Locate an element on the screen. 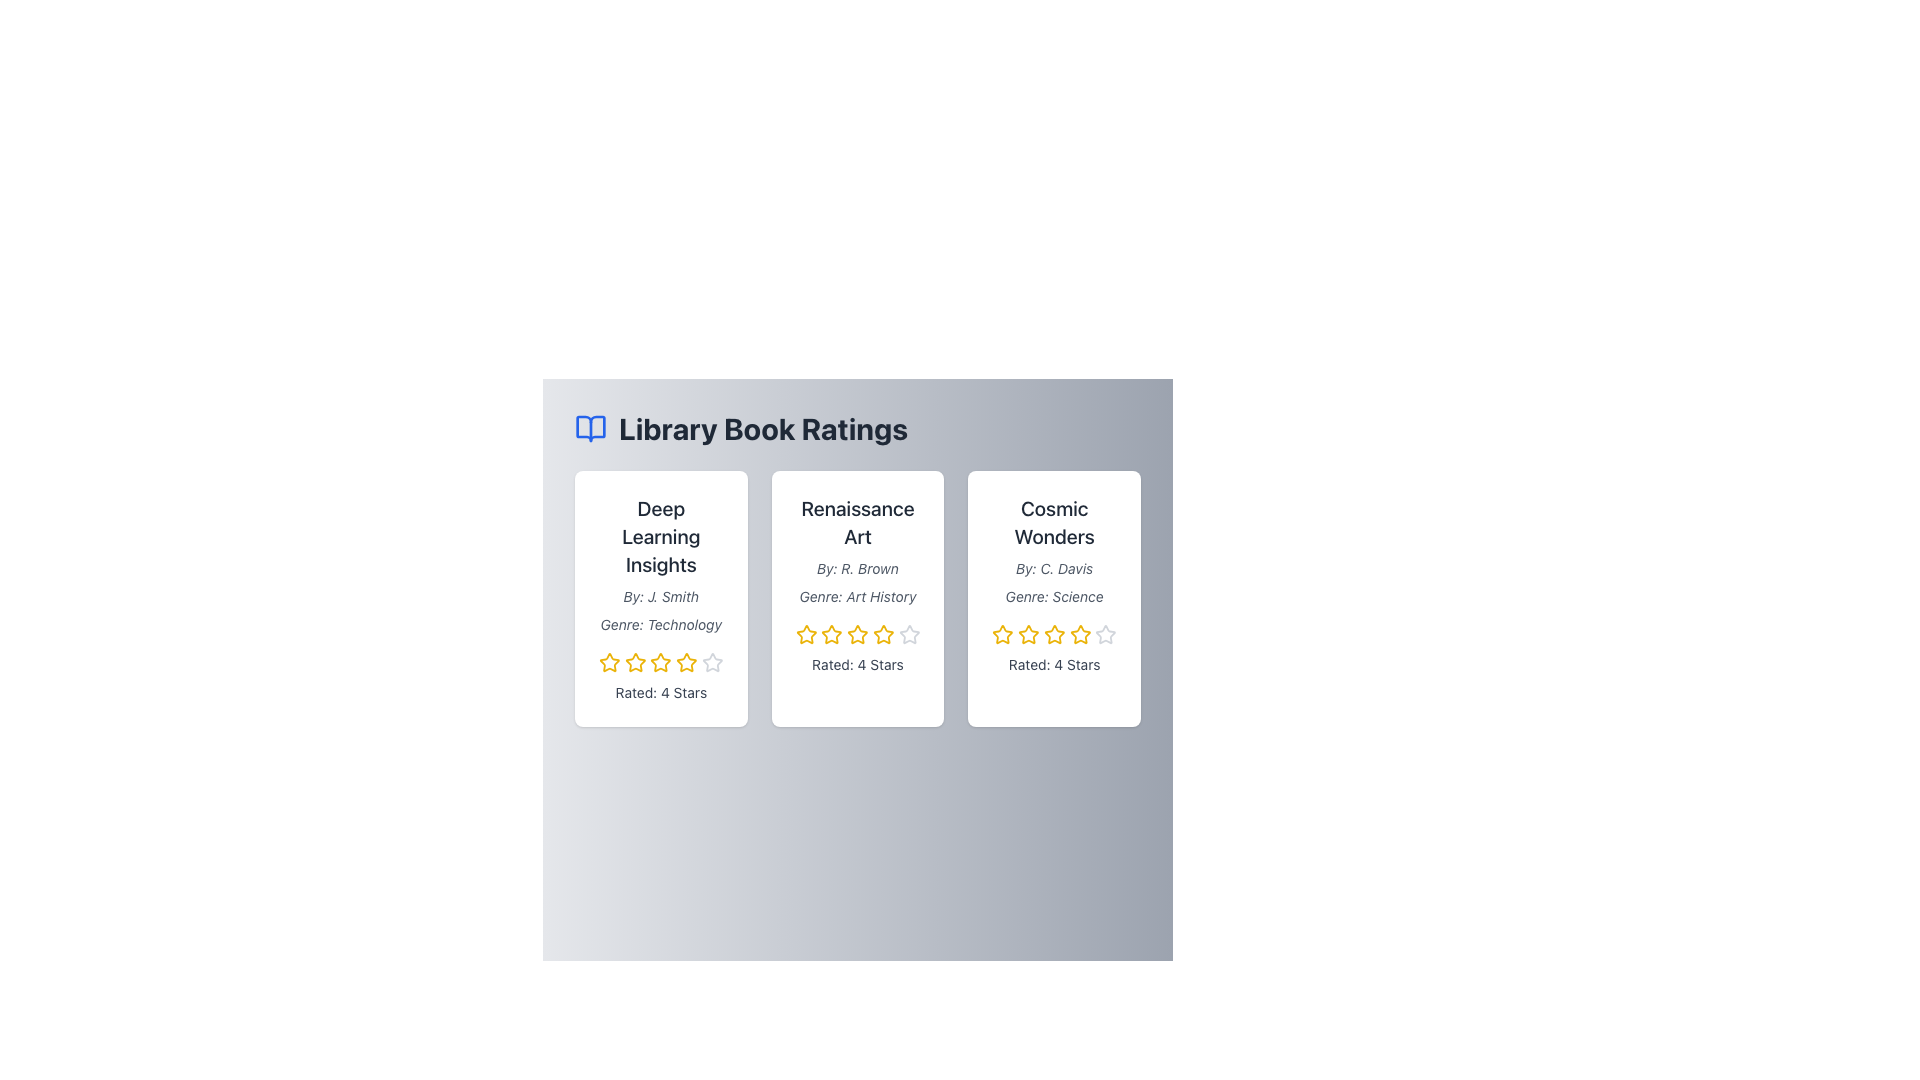 The width and height of the screenshot is (1920, 1080). the text element displaying 'Library Book Ratings' in bold and large dark gray font at the top center of the interface is located at coordinates (762, 427).